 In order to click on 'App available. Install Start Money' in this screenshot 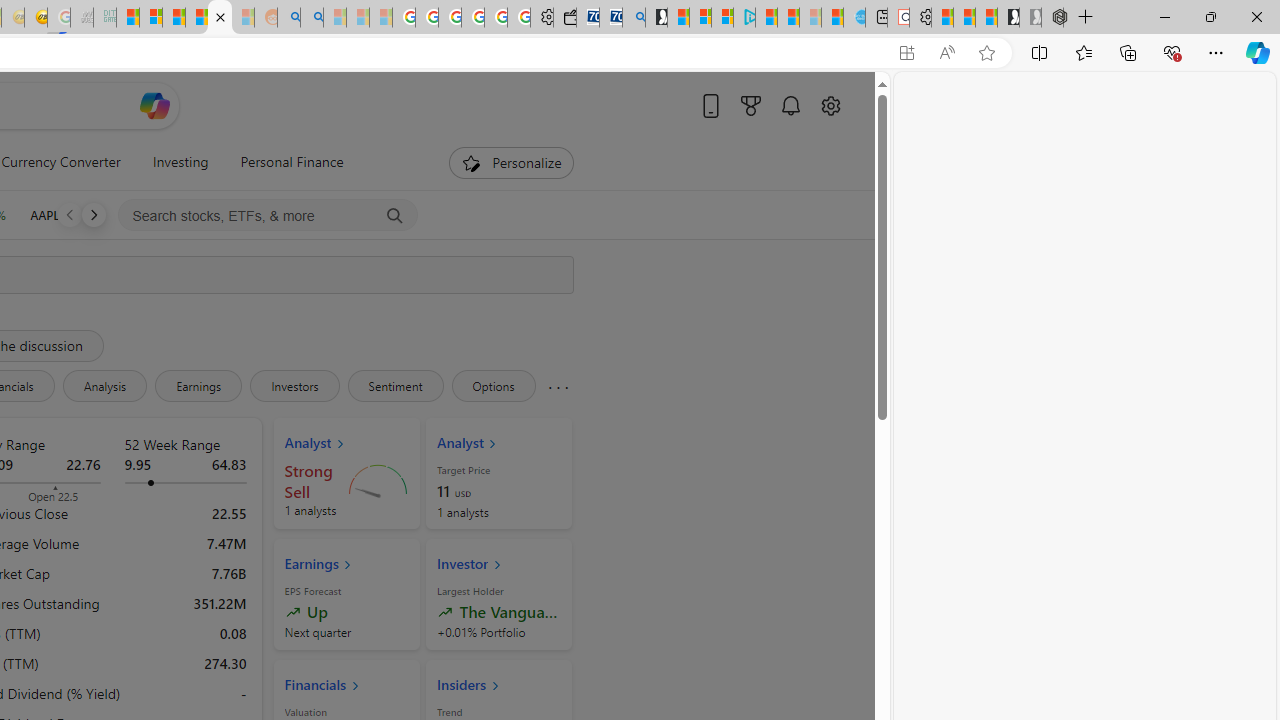, I will do `click(905, 52)`.